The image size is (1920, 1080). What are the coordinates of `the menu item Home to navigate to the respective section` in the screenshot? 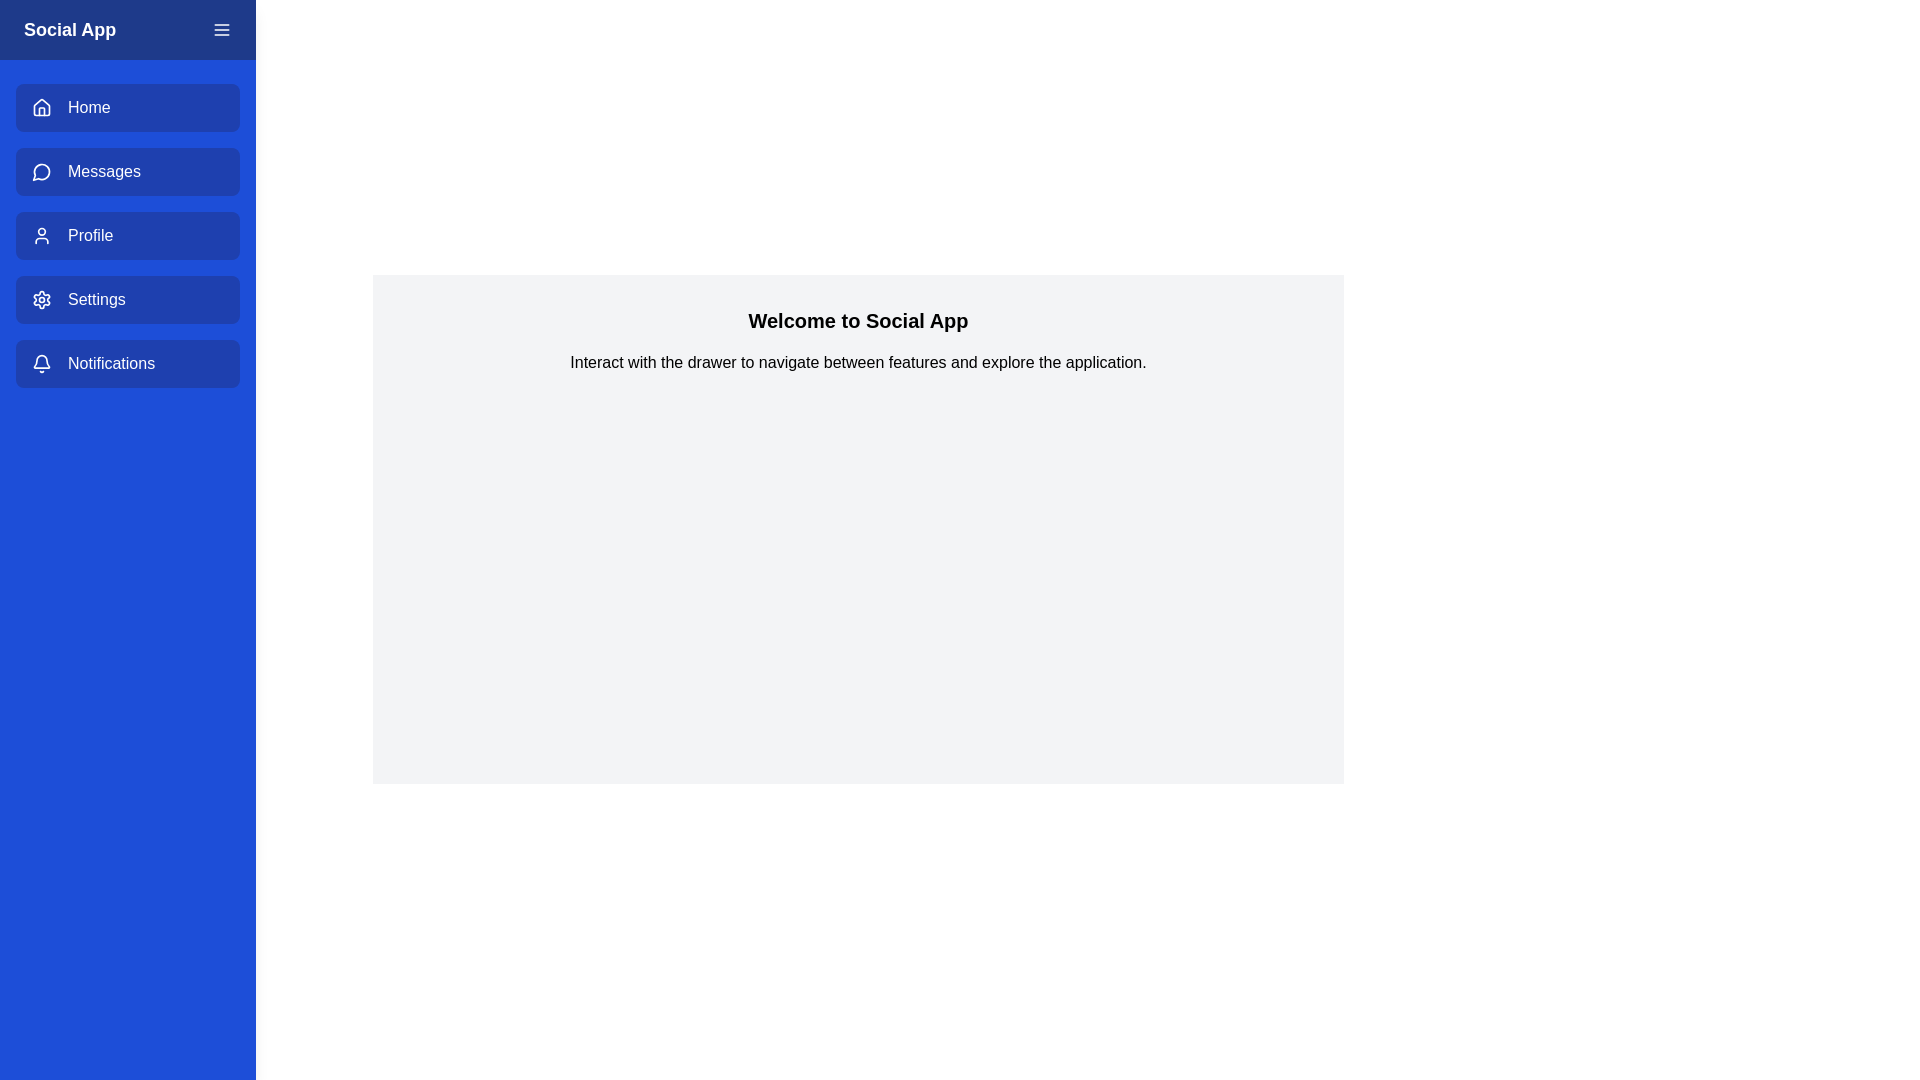 It's located at (127, 108).